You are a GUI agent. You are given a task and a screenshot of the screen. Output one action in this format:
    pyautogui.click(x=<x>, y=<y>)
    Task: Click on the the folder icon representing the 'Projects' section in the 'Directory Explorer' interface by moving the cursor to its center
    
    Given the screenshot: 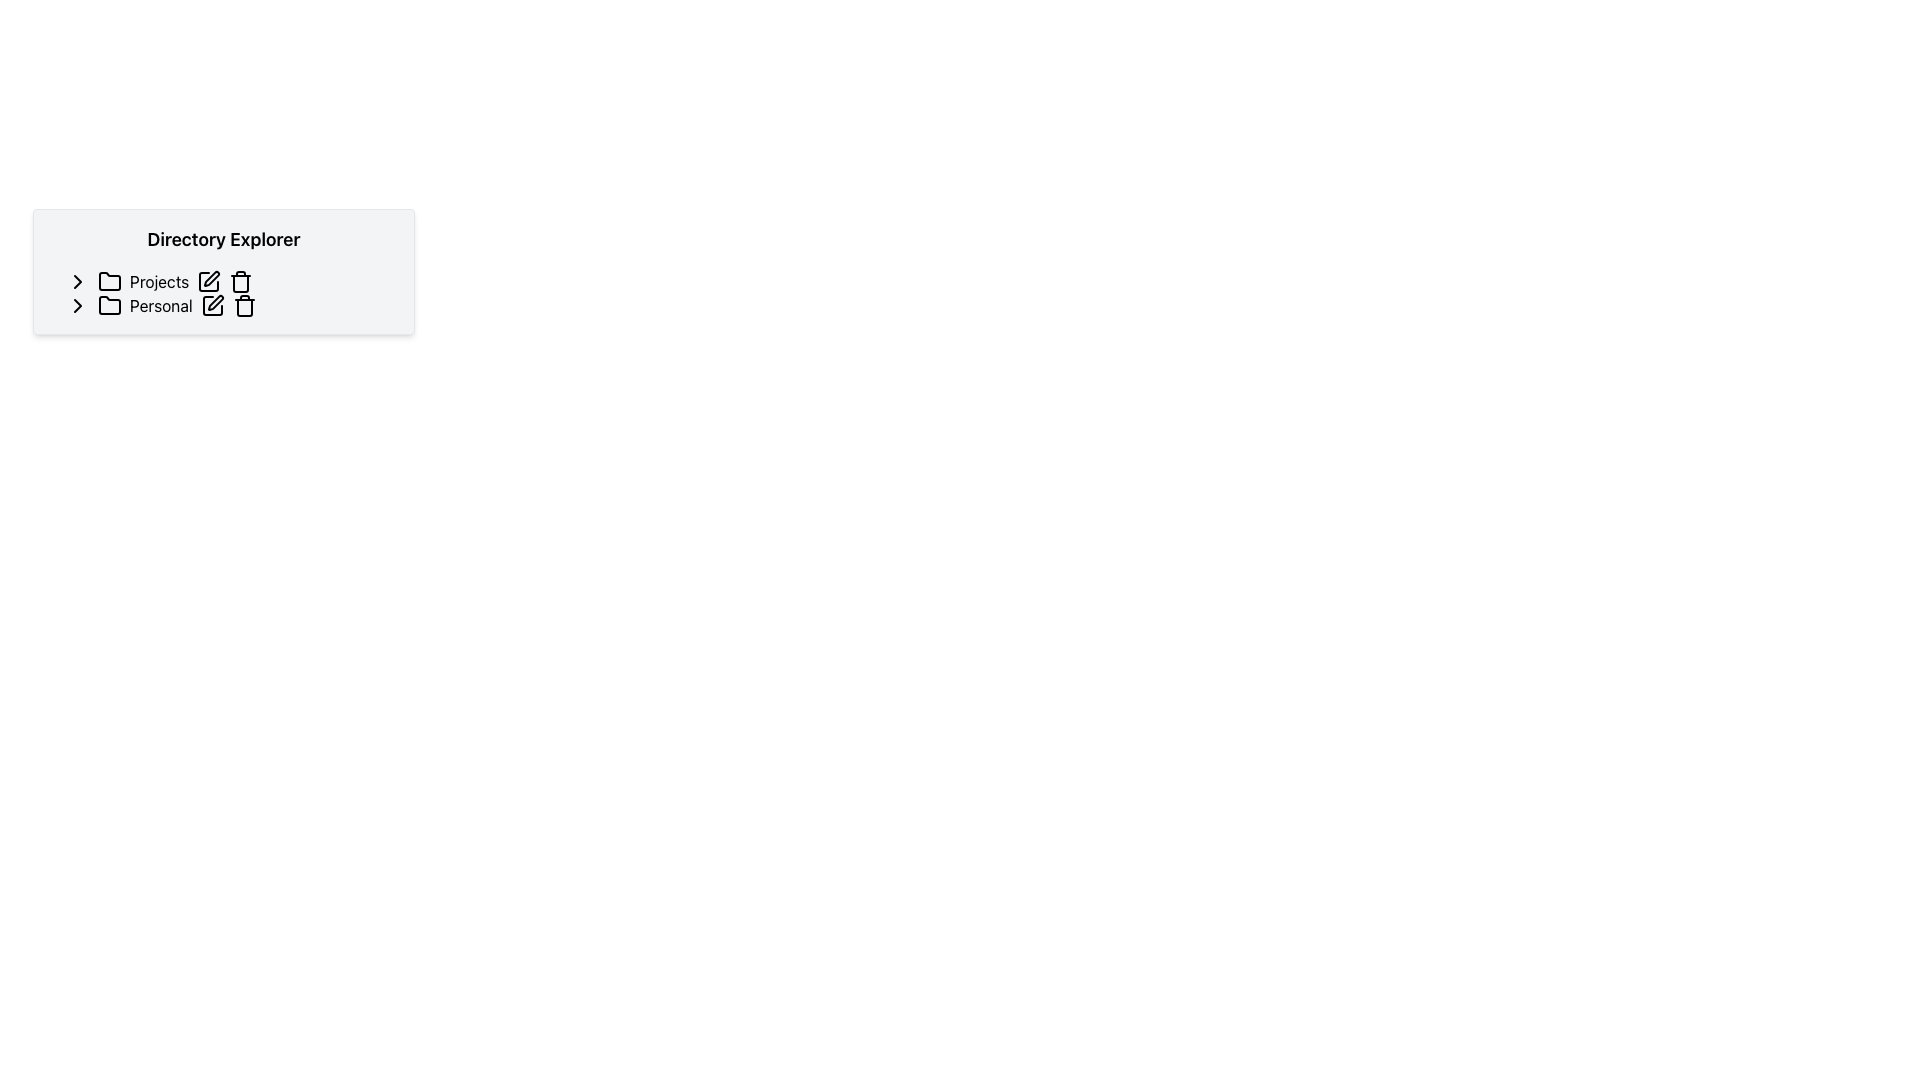 What is the action you would take?
    pyautogui.click(x=109, y=281)
    